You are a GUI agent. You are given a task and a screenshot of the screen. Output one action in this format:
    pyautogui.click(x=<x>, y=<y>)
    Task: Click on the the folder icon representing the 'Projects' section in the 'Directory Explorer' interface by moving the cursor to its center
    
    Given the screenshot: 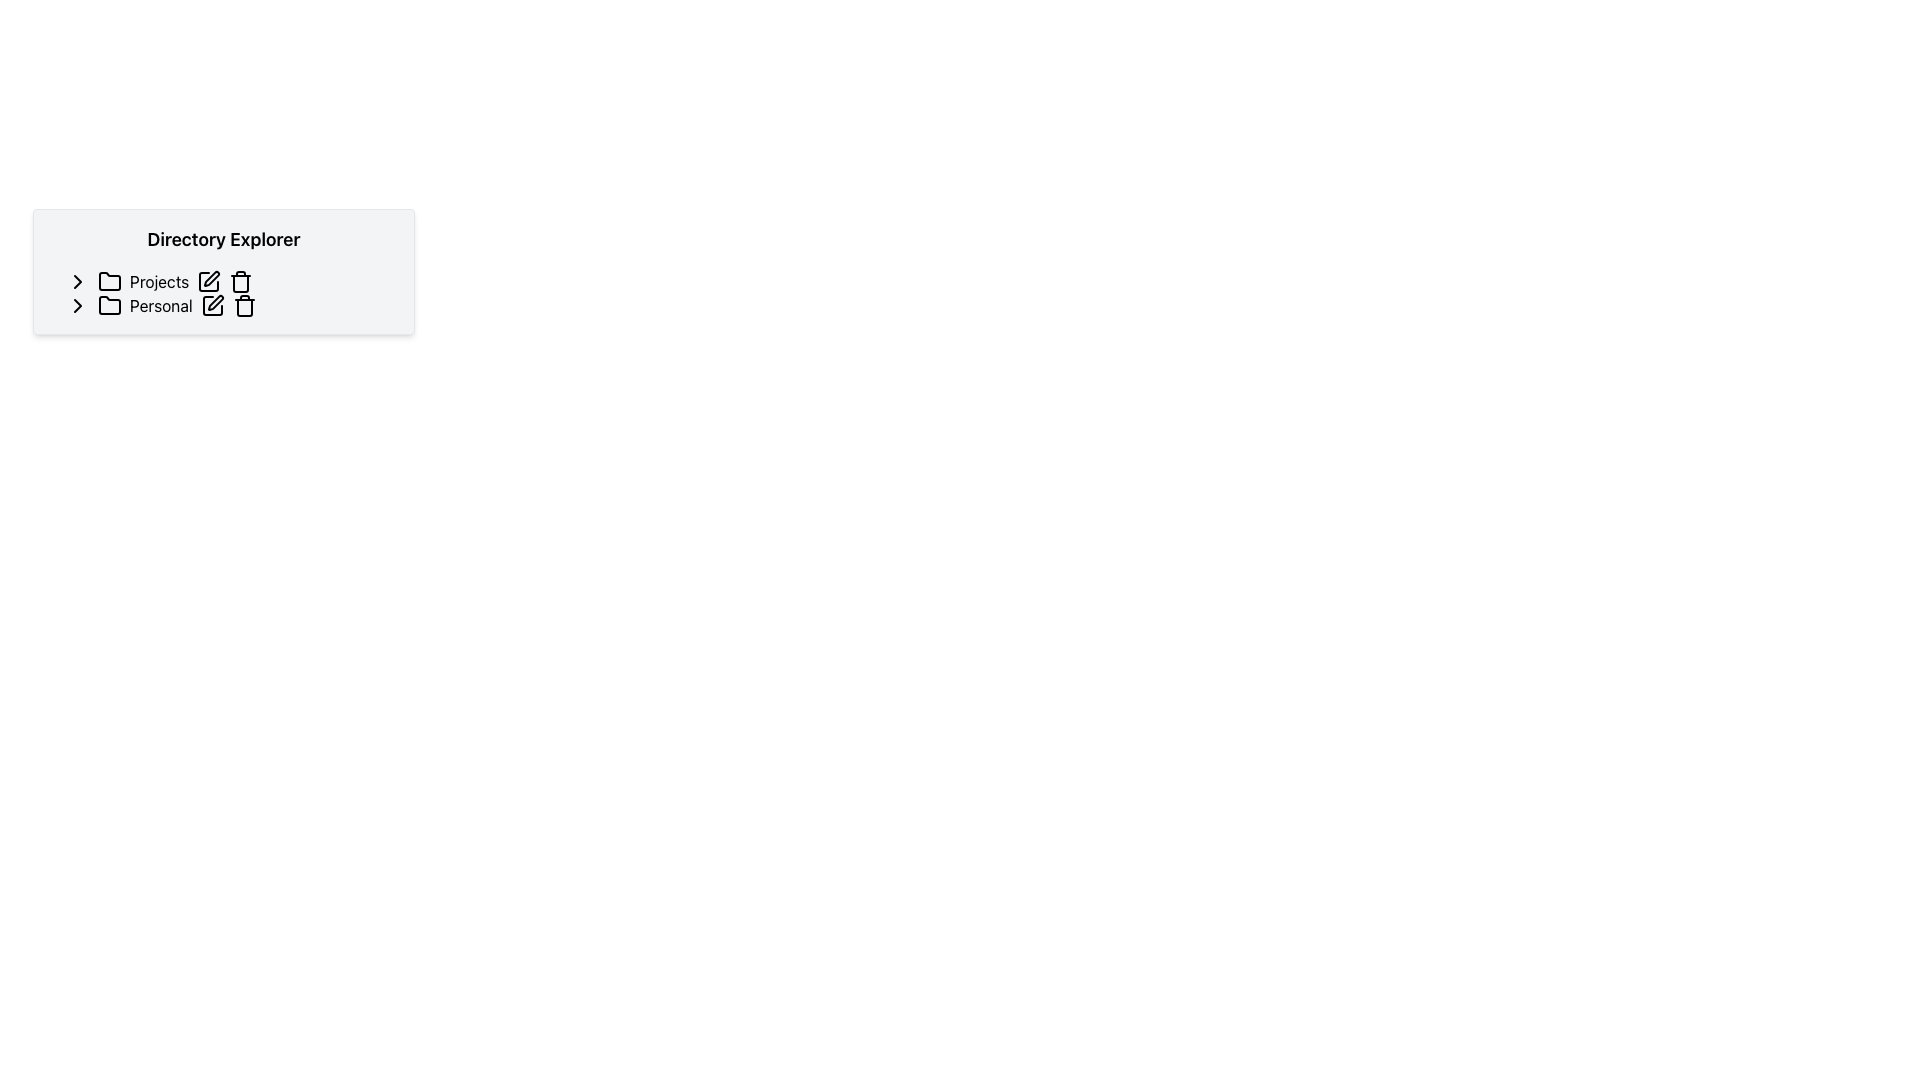 What is the action you would take?
    pyautogui.click(x=109, y=281)
    